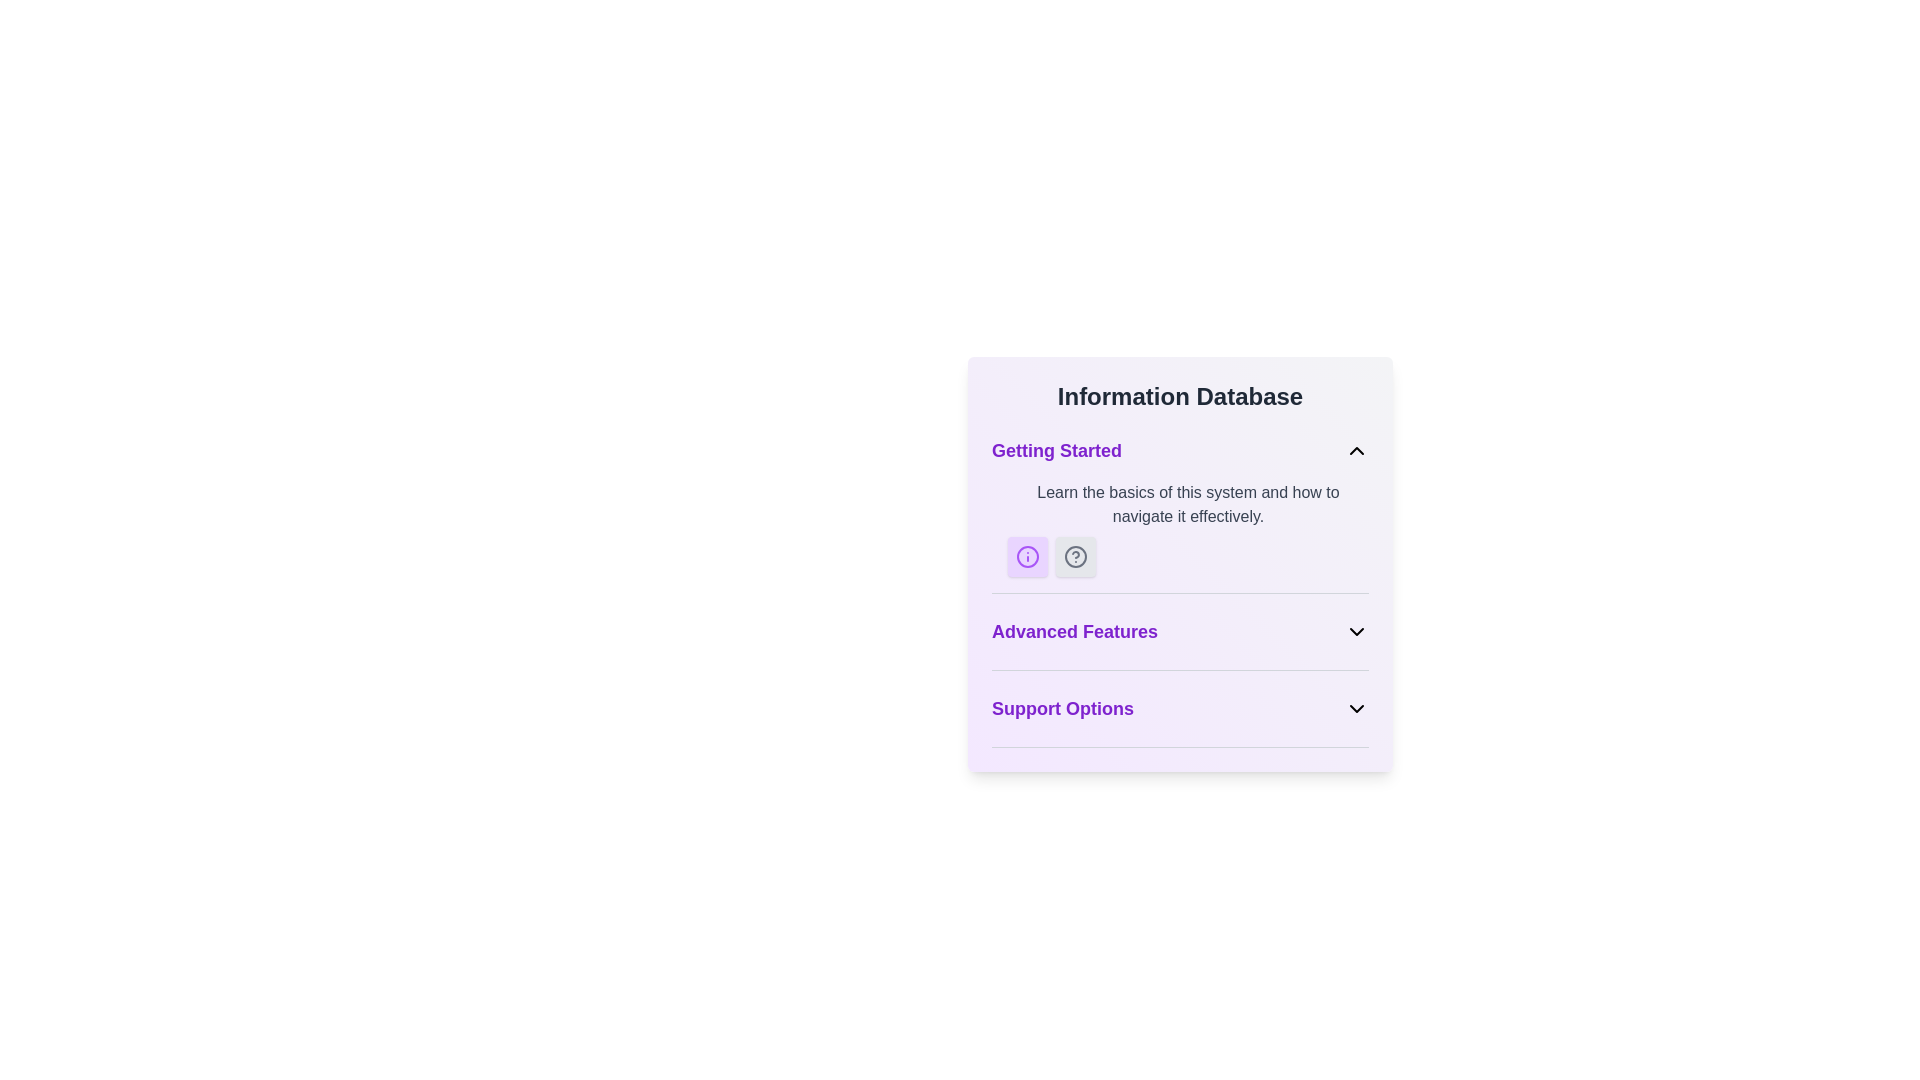  Describe the element at coordinates (1074, 556) in the screenshot. I see `the help icon located at the rightmost position in the series of two icons under the 'Getting Started' section` at that location.